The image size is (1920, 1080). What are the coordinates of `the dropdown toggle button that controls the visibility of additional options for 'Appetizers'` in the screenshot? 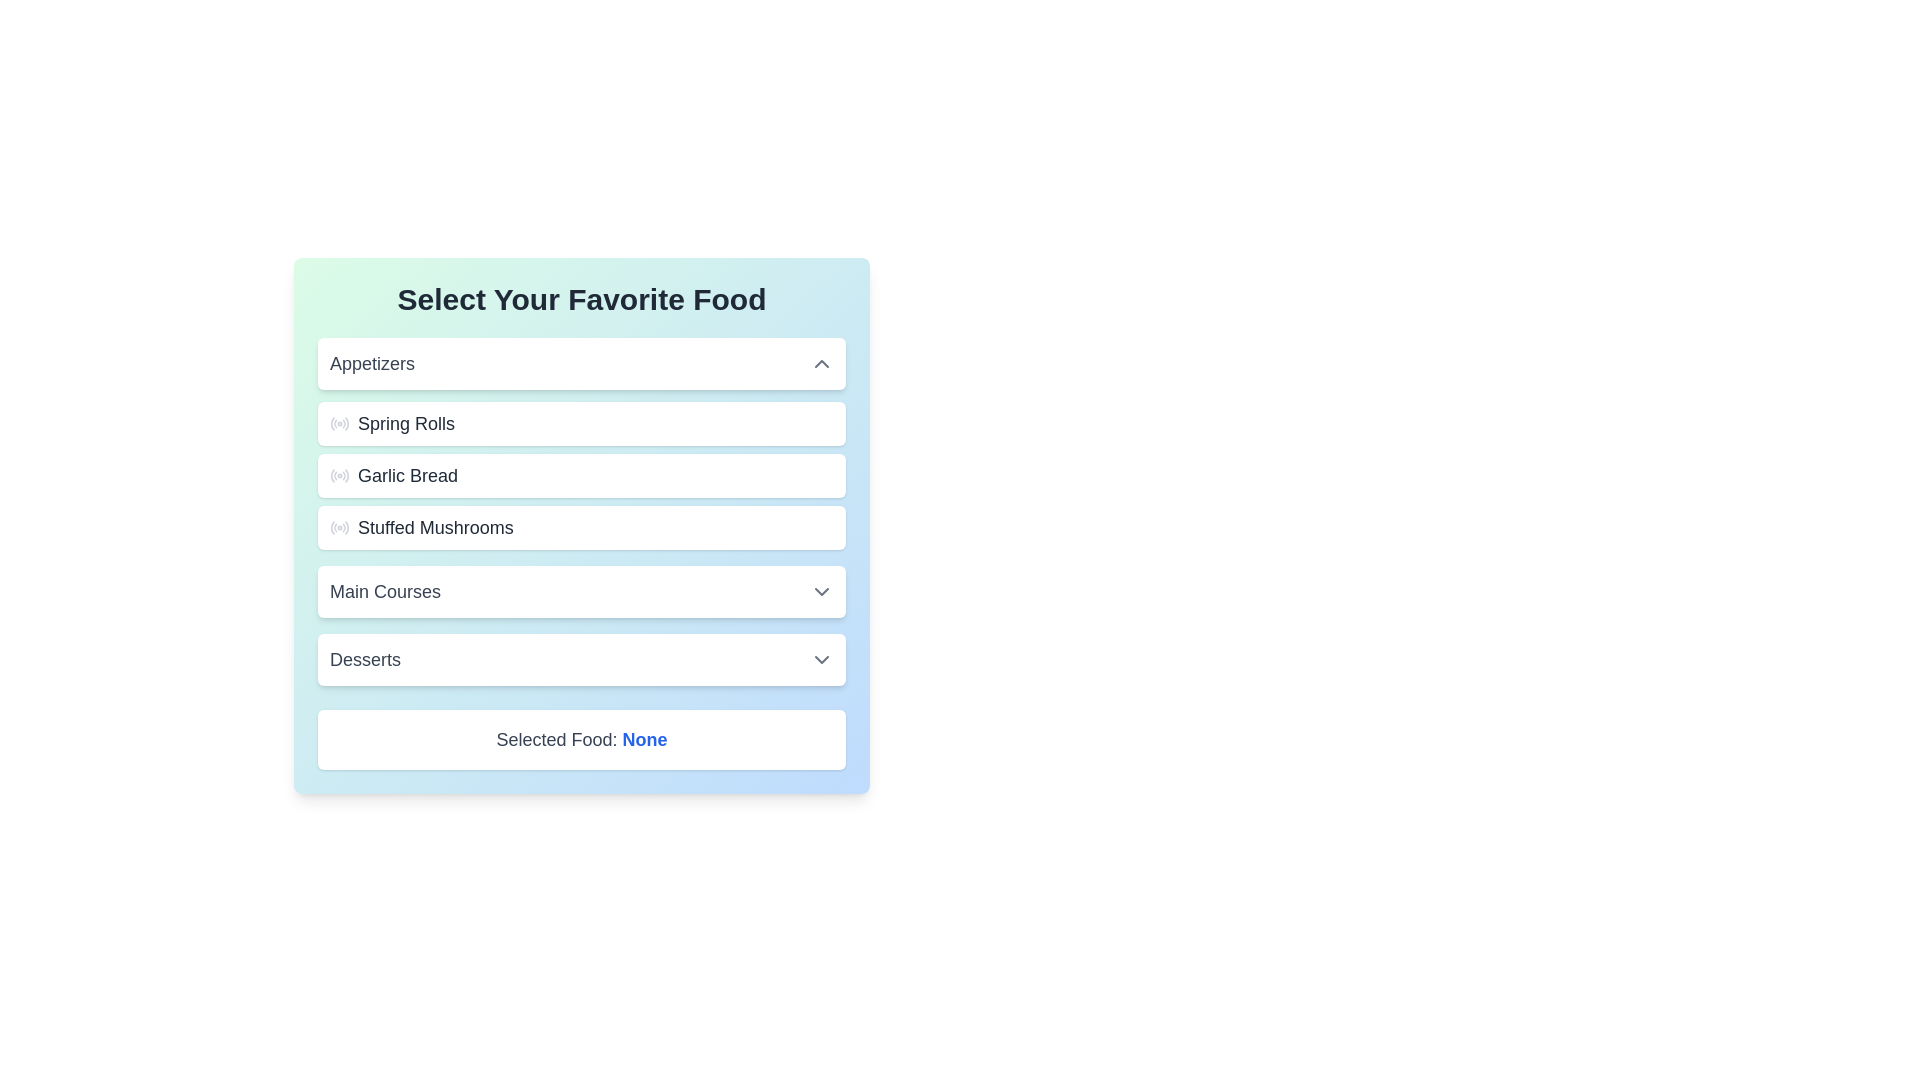 It's located at (580, 363).